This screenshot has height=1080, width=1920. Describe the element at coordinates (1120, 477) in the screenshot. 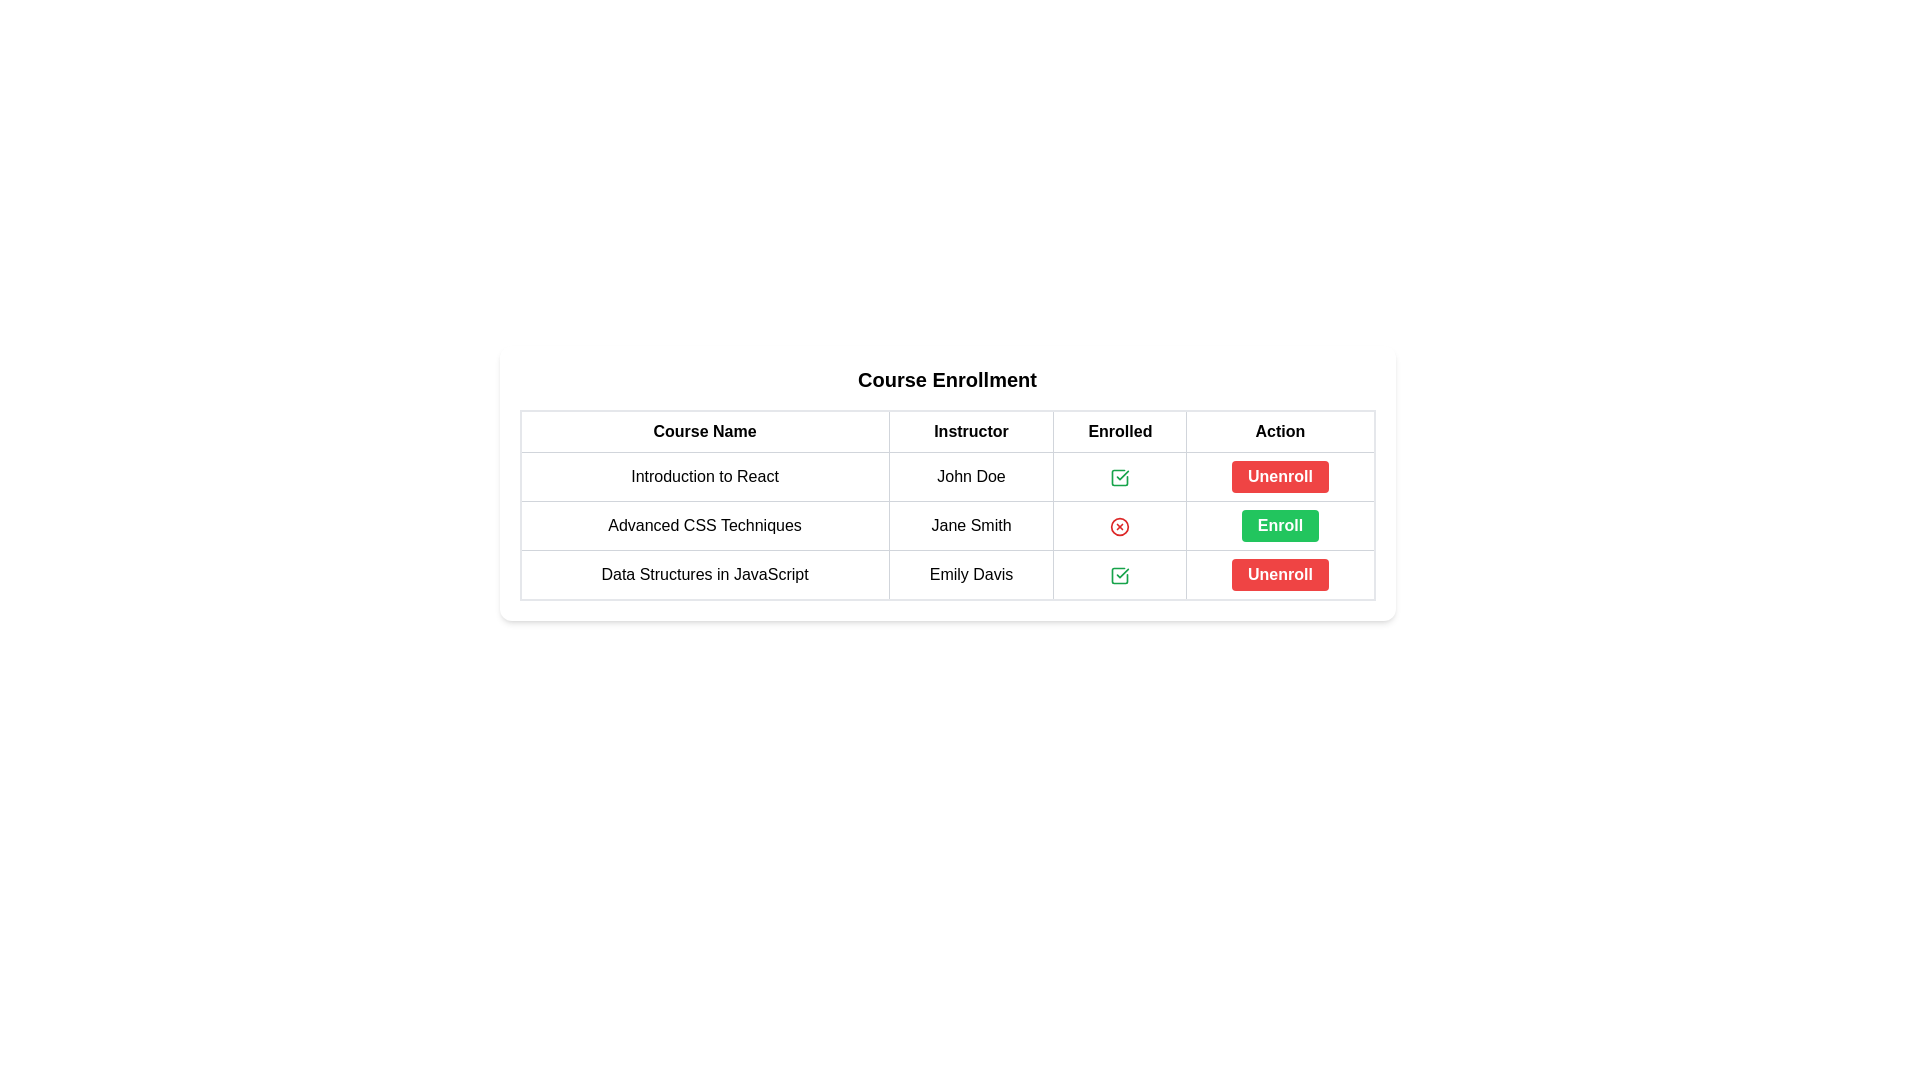

I see `the green checkmark status indicator in the 'Enrolled' column of the first row in the course enrollment table for the course 'Introduction to React'` at that location.